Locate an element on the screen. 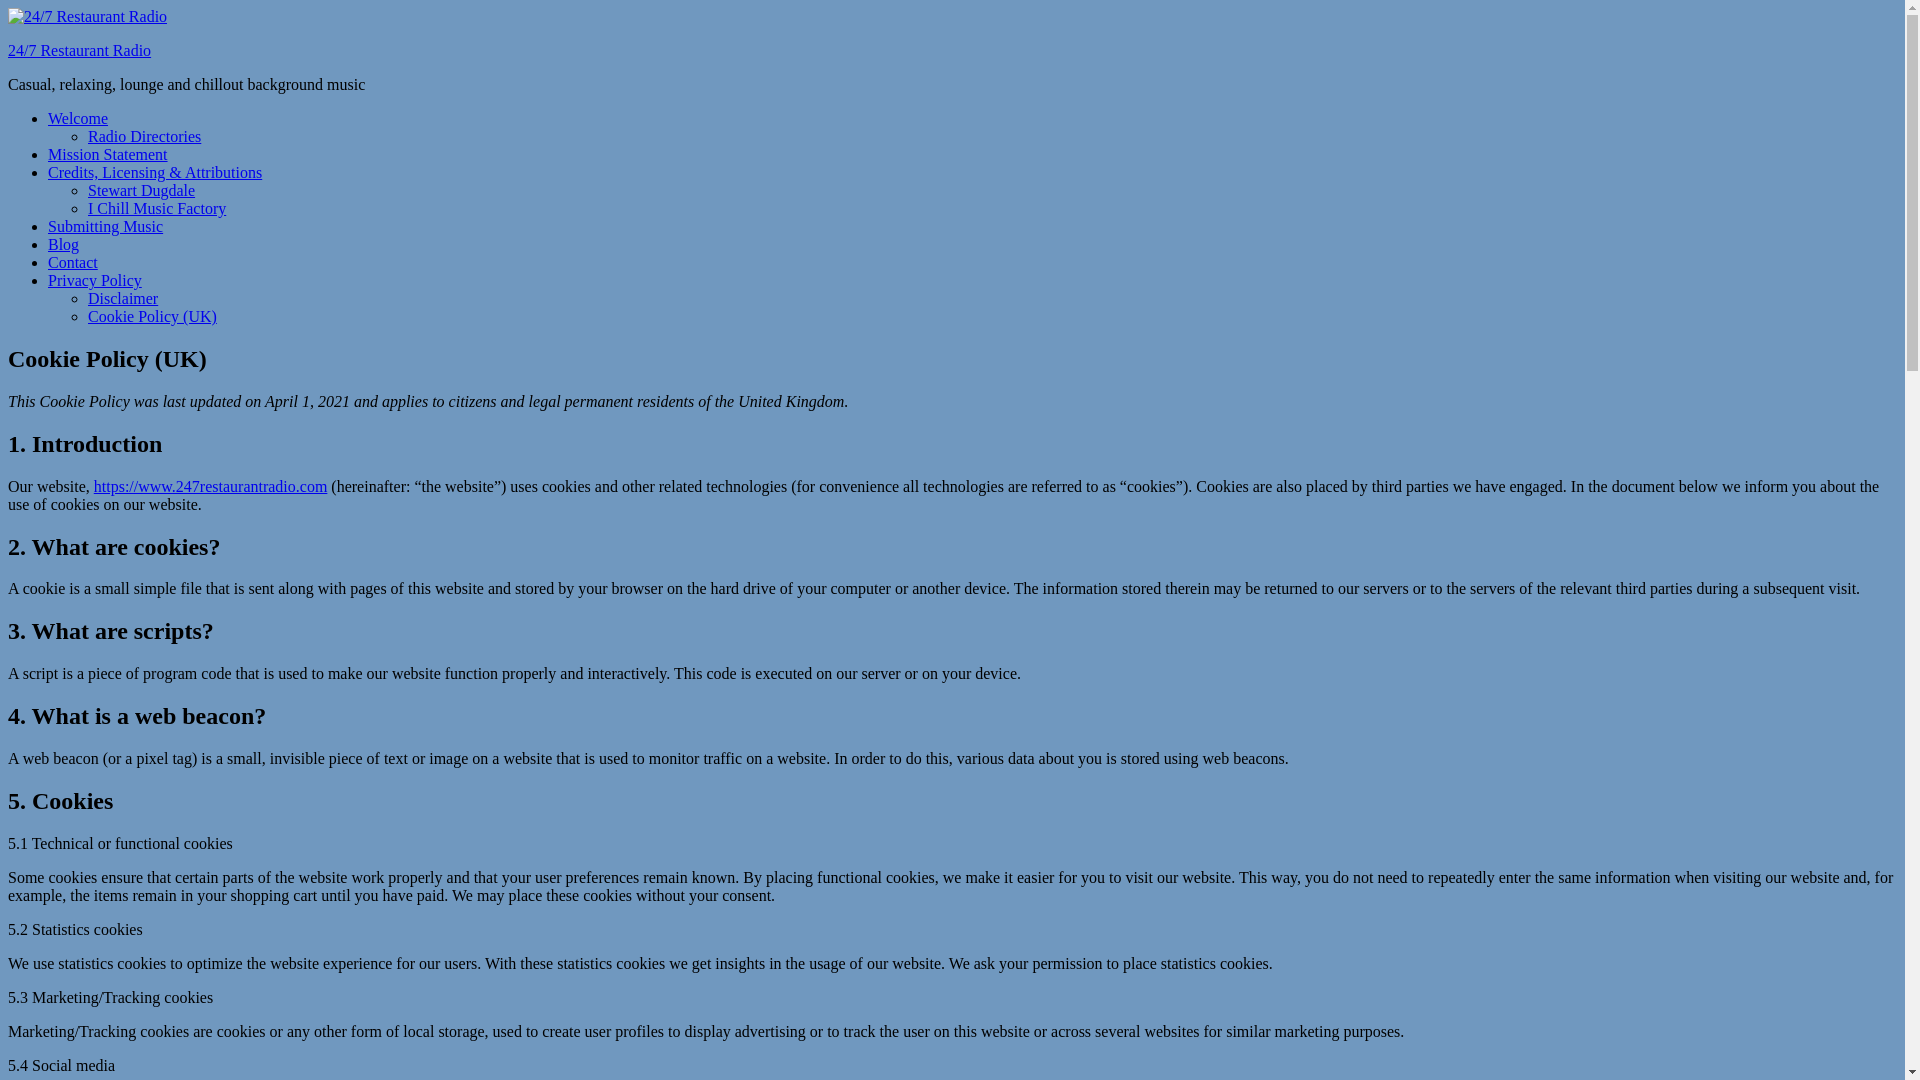 The image size is (1920, 1080). 'I Chill Music Factory' is located at coordinates (156, 208).